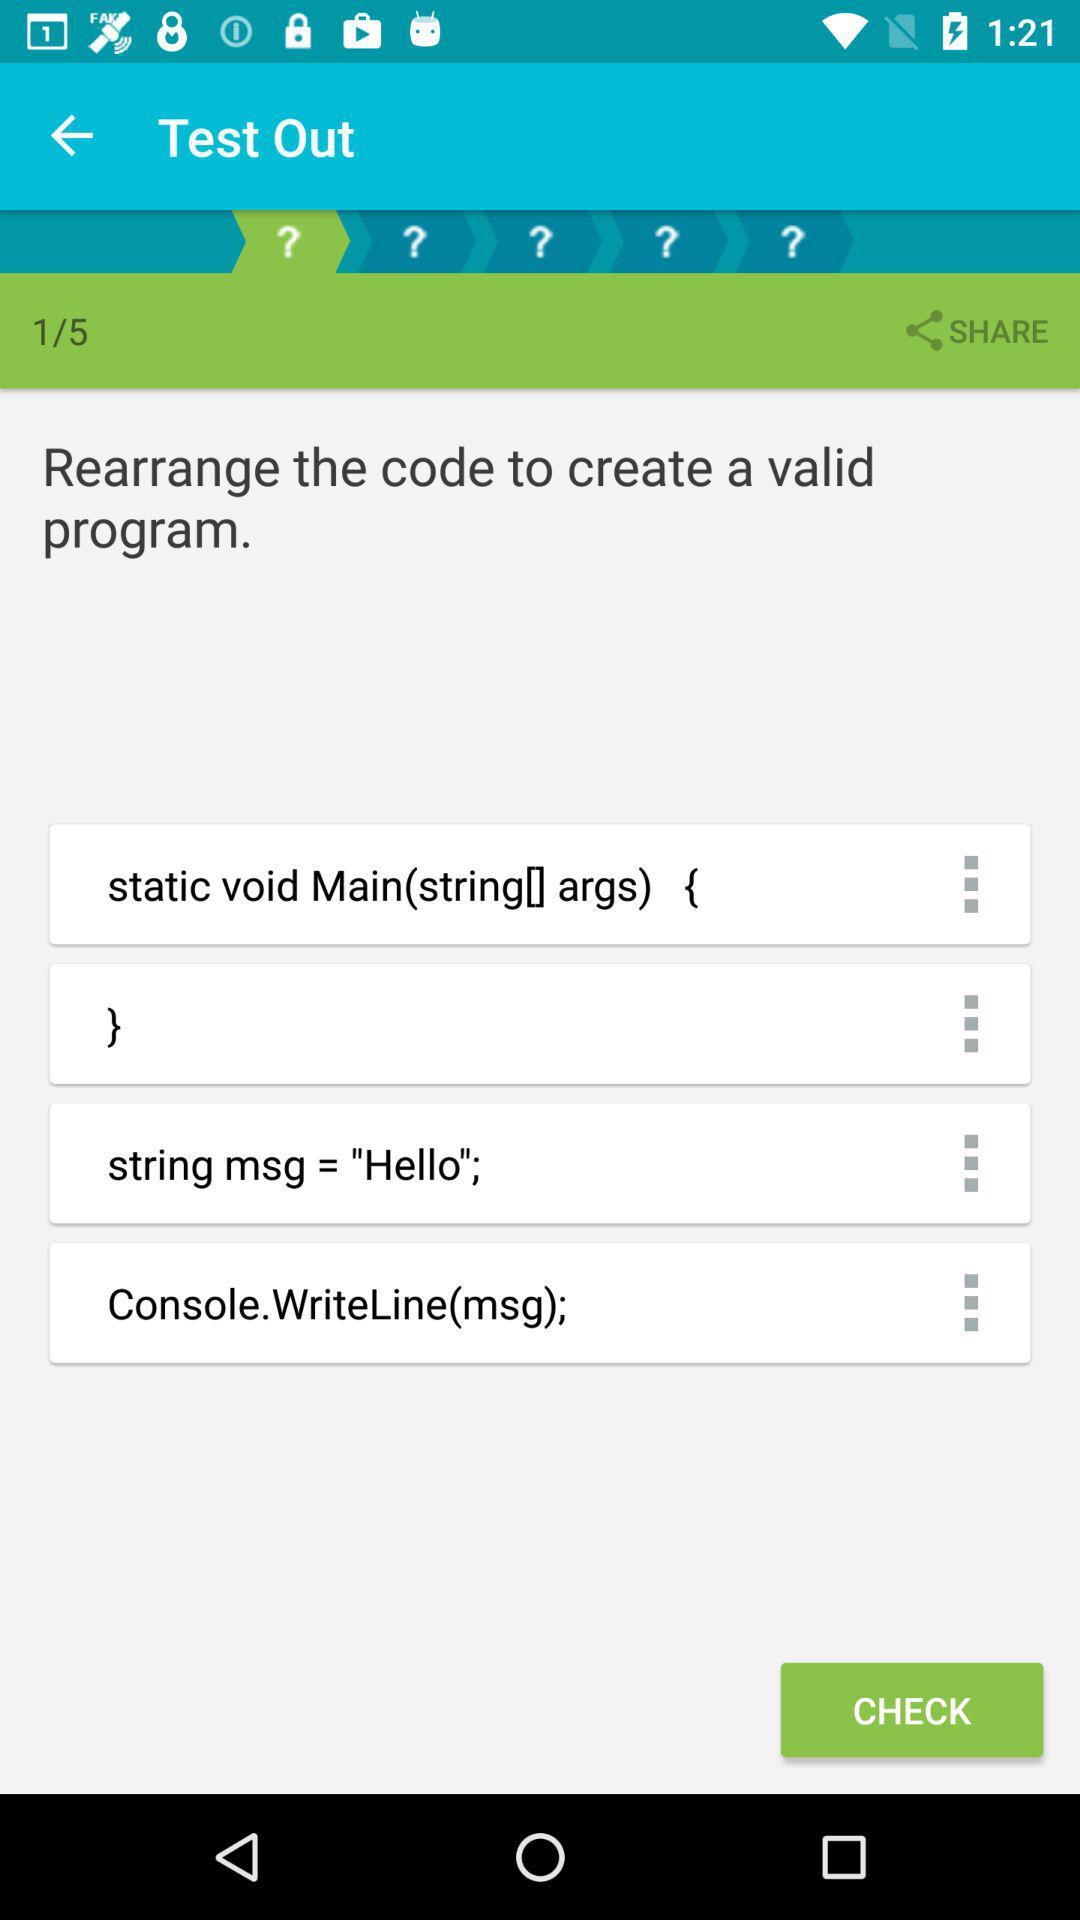 The height and width of the screenshot is (1920, 1080). I want to click on the help icon, so click(666, 240).